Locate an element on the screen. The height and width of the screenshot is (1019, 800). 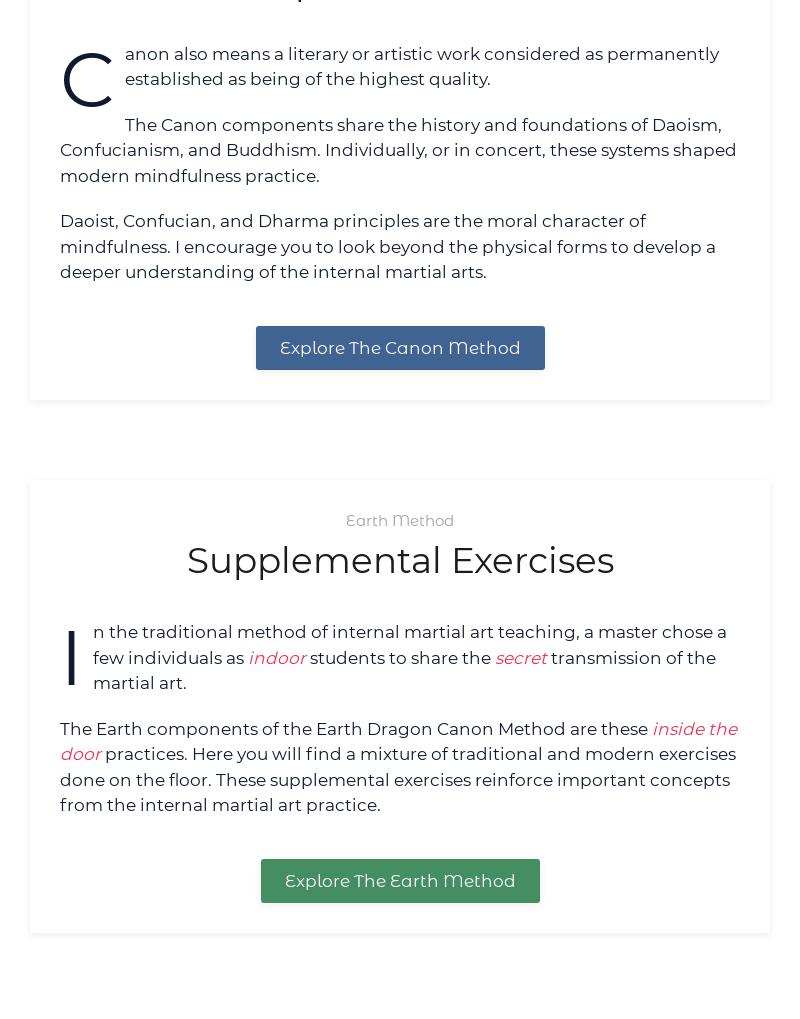
'Earth Method' is located at coordinates (400, 519).